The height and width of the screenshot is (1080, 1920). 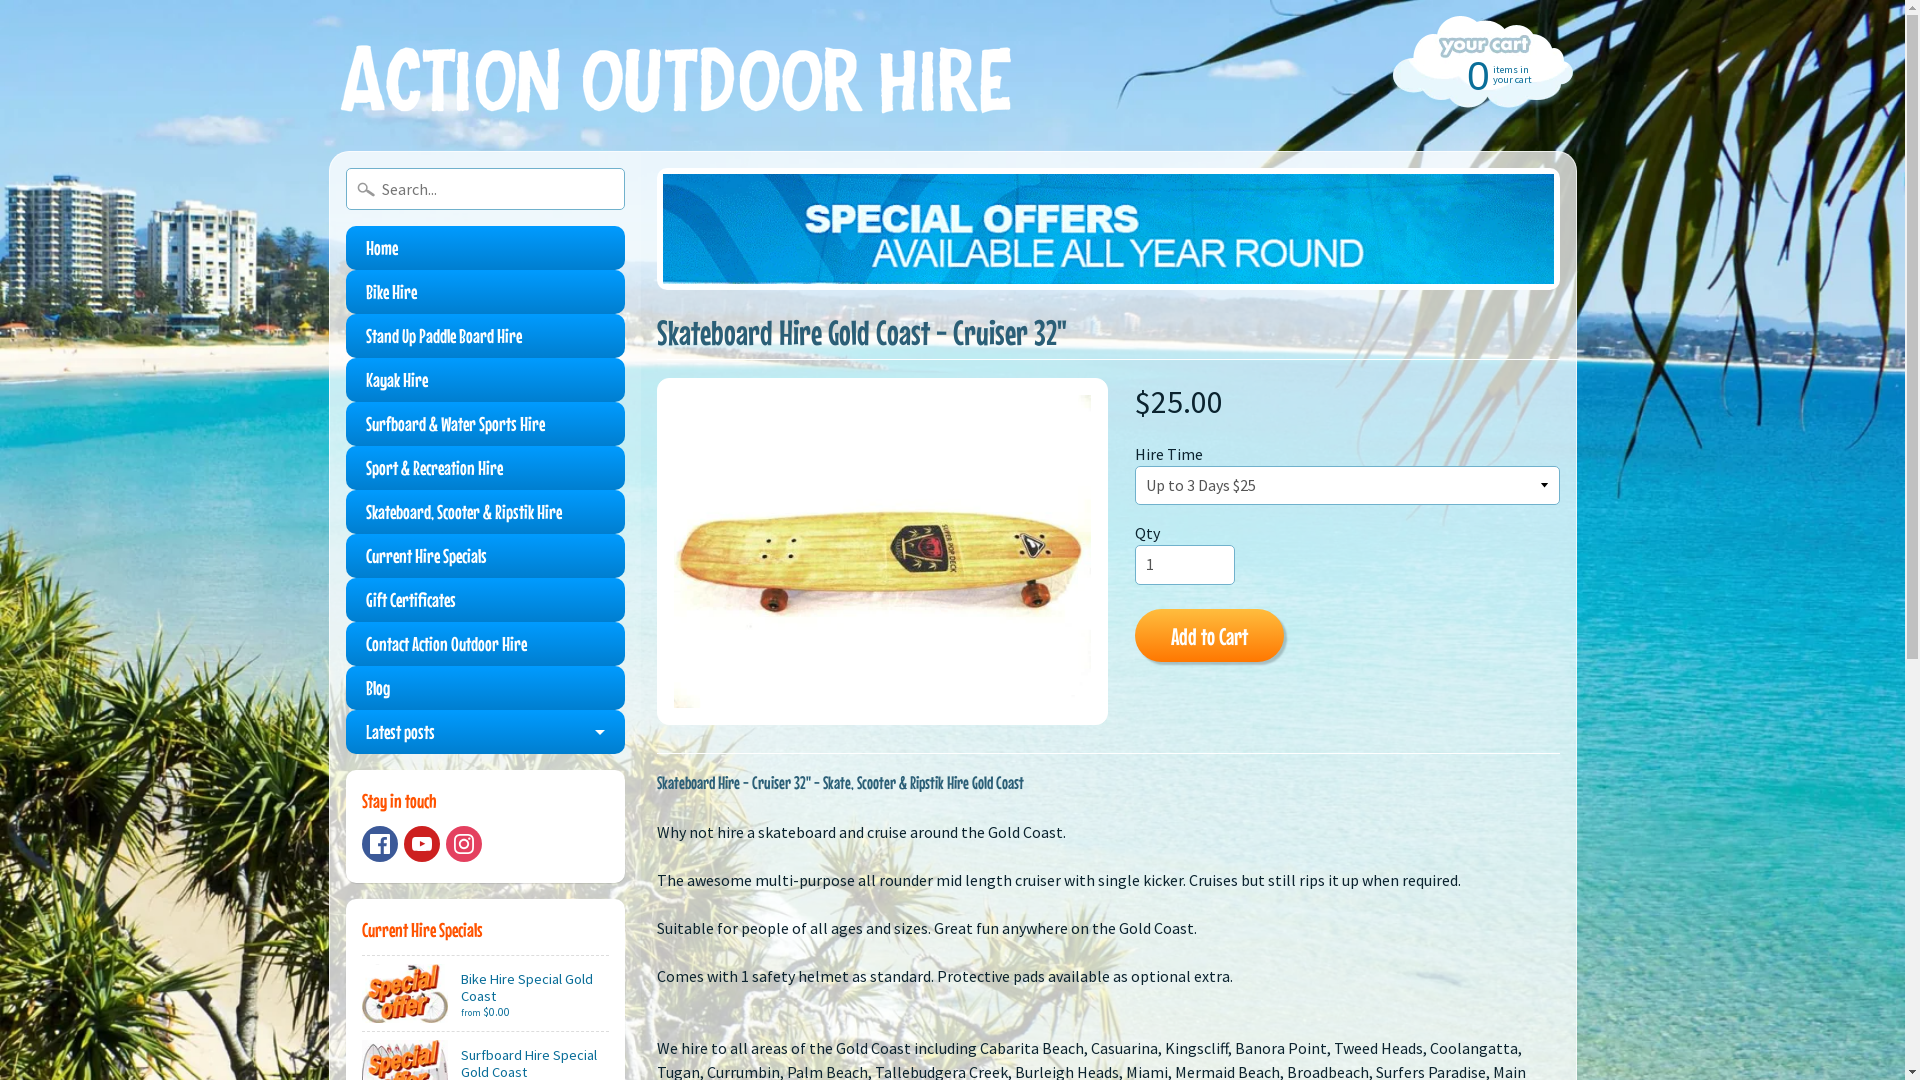 What do you see at coordinates (485, 511) in the screenshot?
I see `'Skateboard, Scooter & Ripstik Hire'` at bounding box center [485, 511].